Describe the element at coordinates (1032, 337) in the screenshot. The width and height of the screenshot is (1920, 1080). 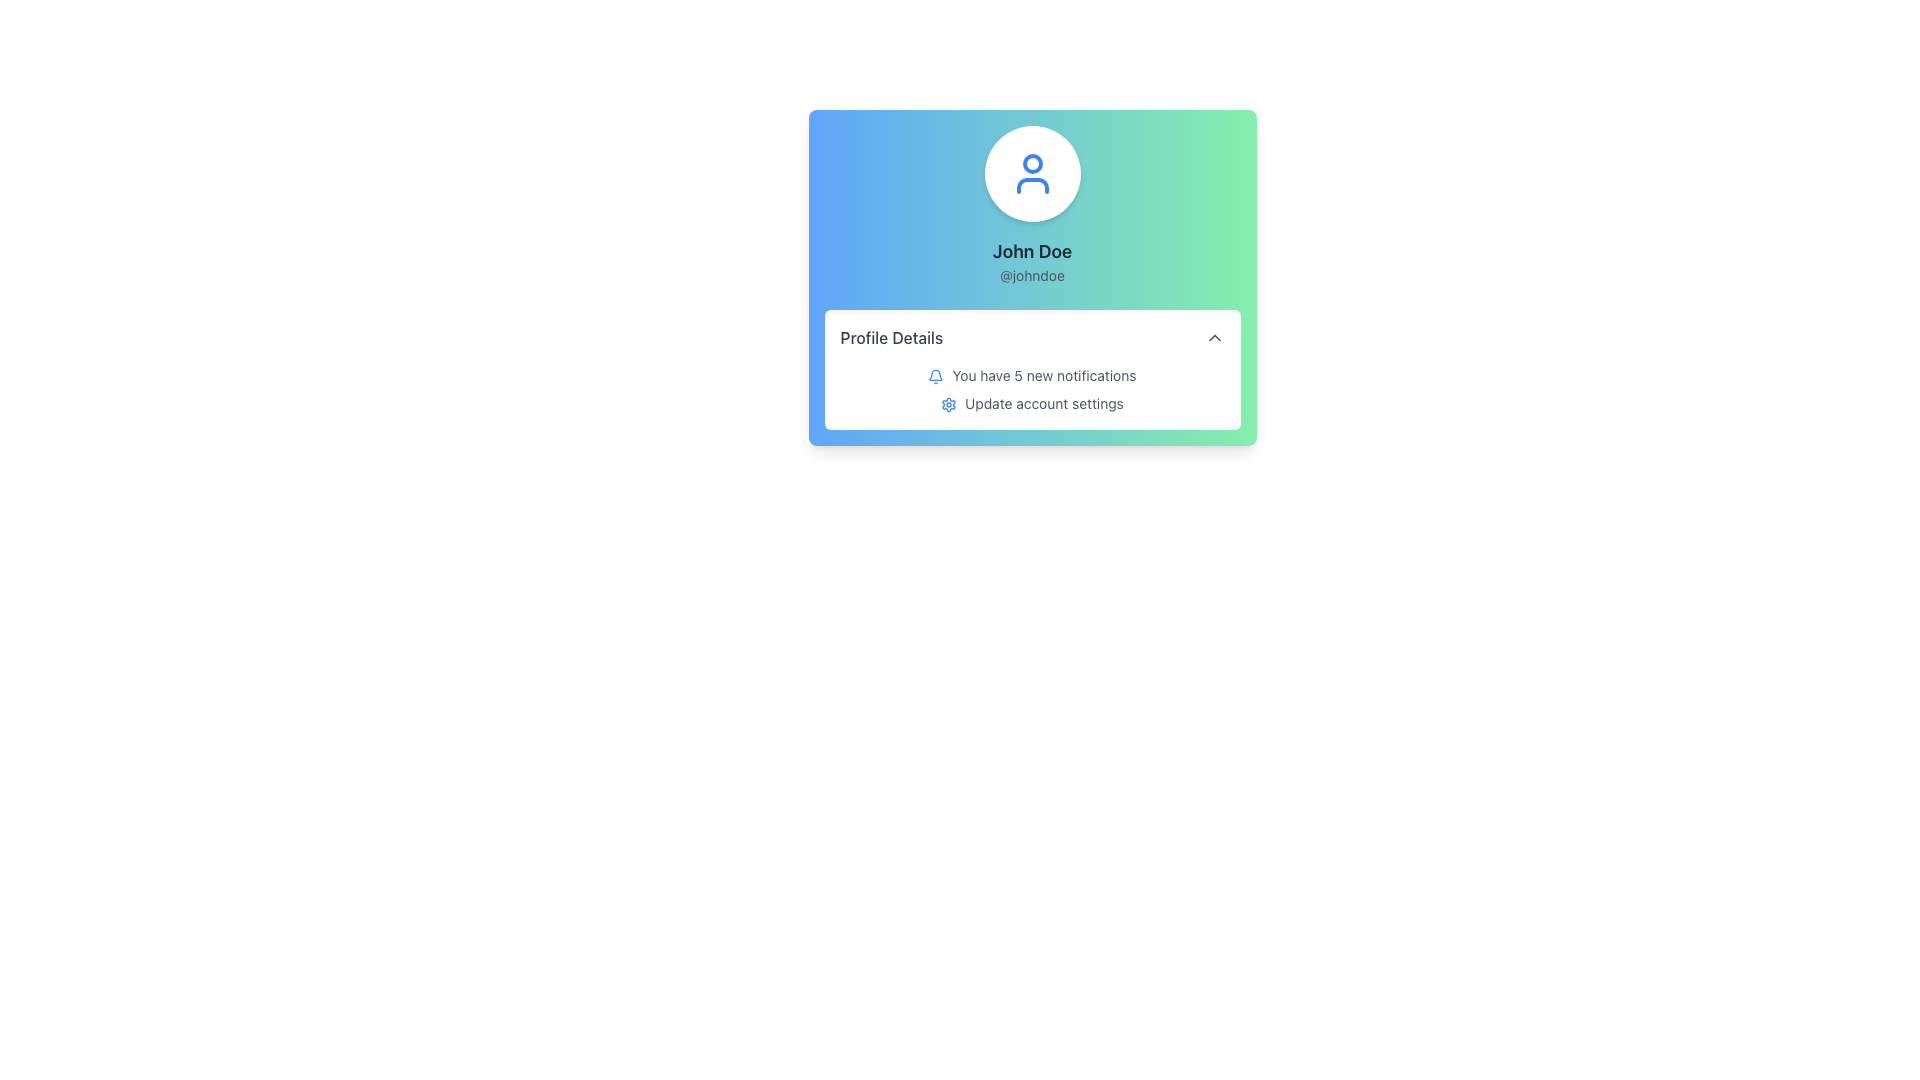
I see `the Collapsible Header labeled 'Profile Details'` at that location.